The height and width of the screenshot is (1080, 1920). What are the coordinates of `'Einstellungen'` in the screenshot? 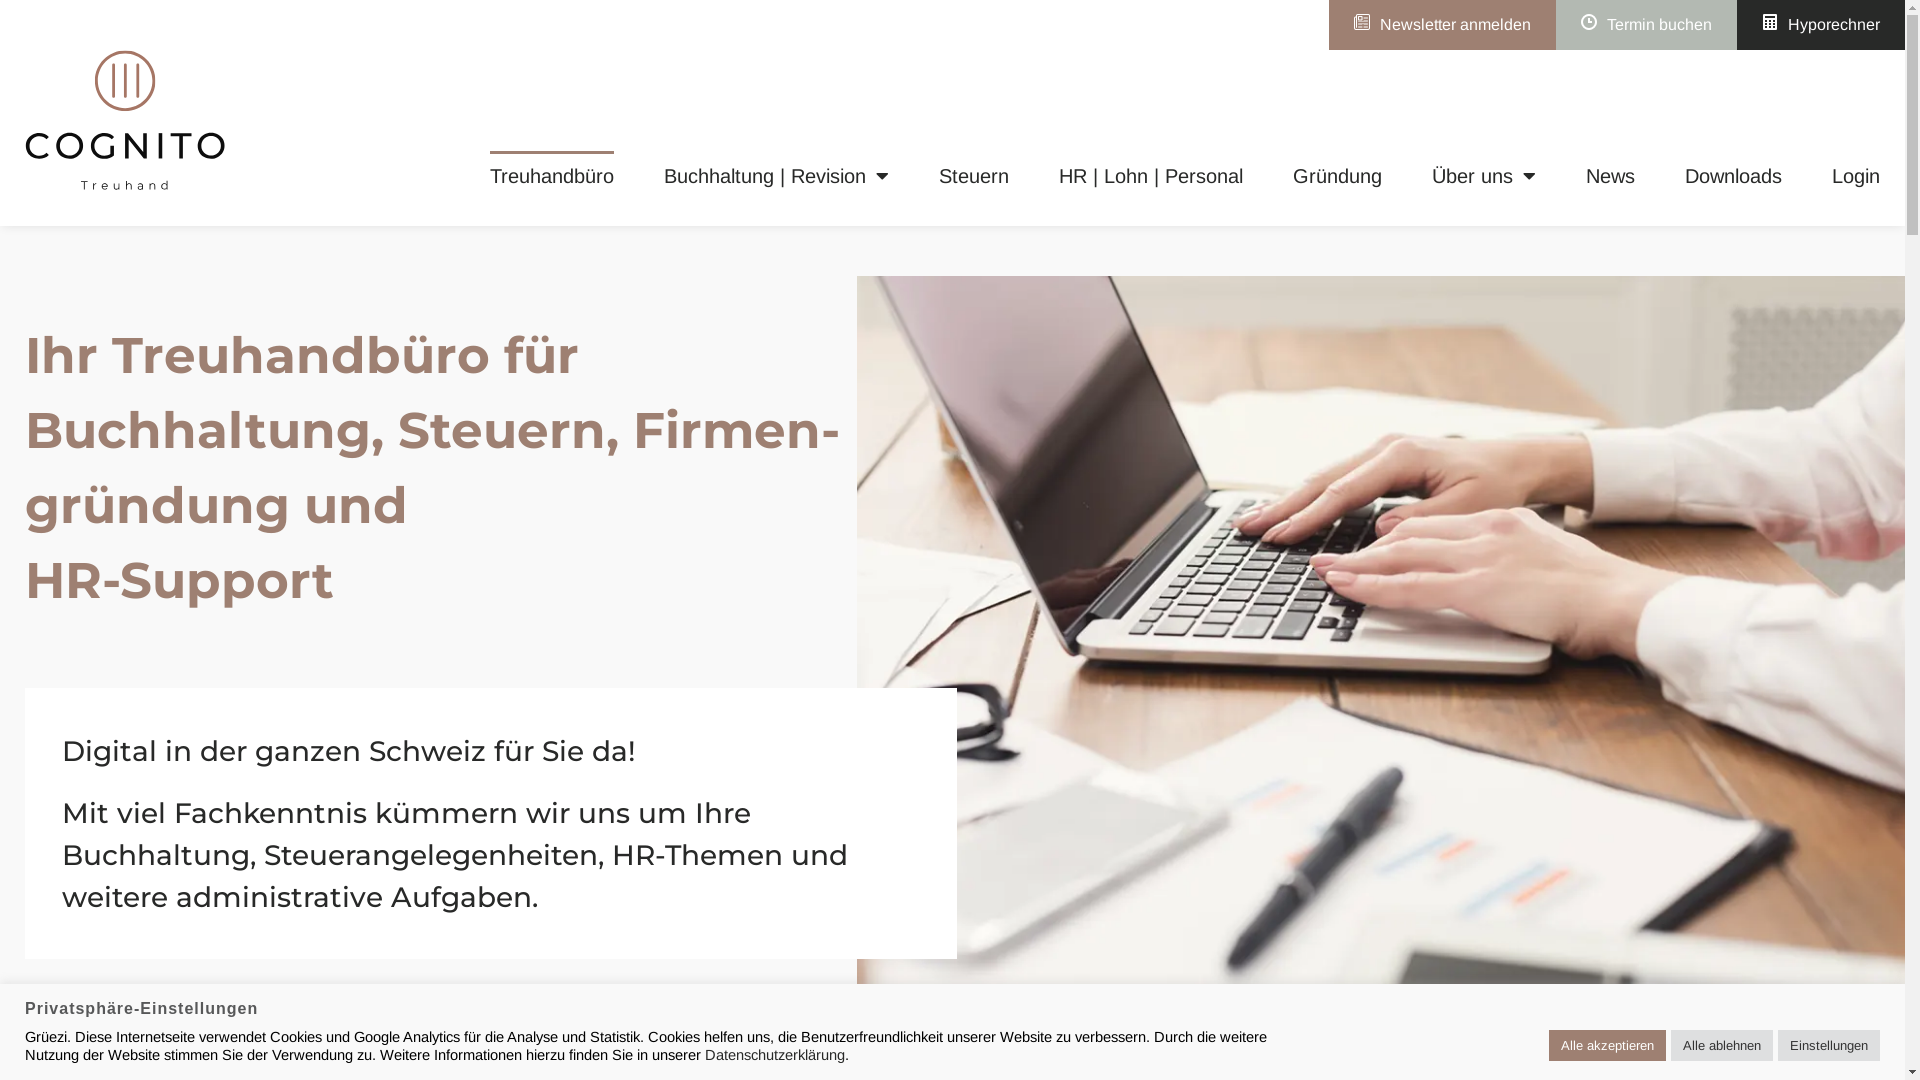 It's located at (1828, 1044).